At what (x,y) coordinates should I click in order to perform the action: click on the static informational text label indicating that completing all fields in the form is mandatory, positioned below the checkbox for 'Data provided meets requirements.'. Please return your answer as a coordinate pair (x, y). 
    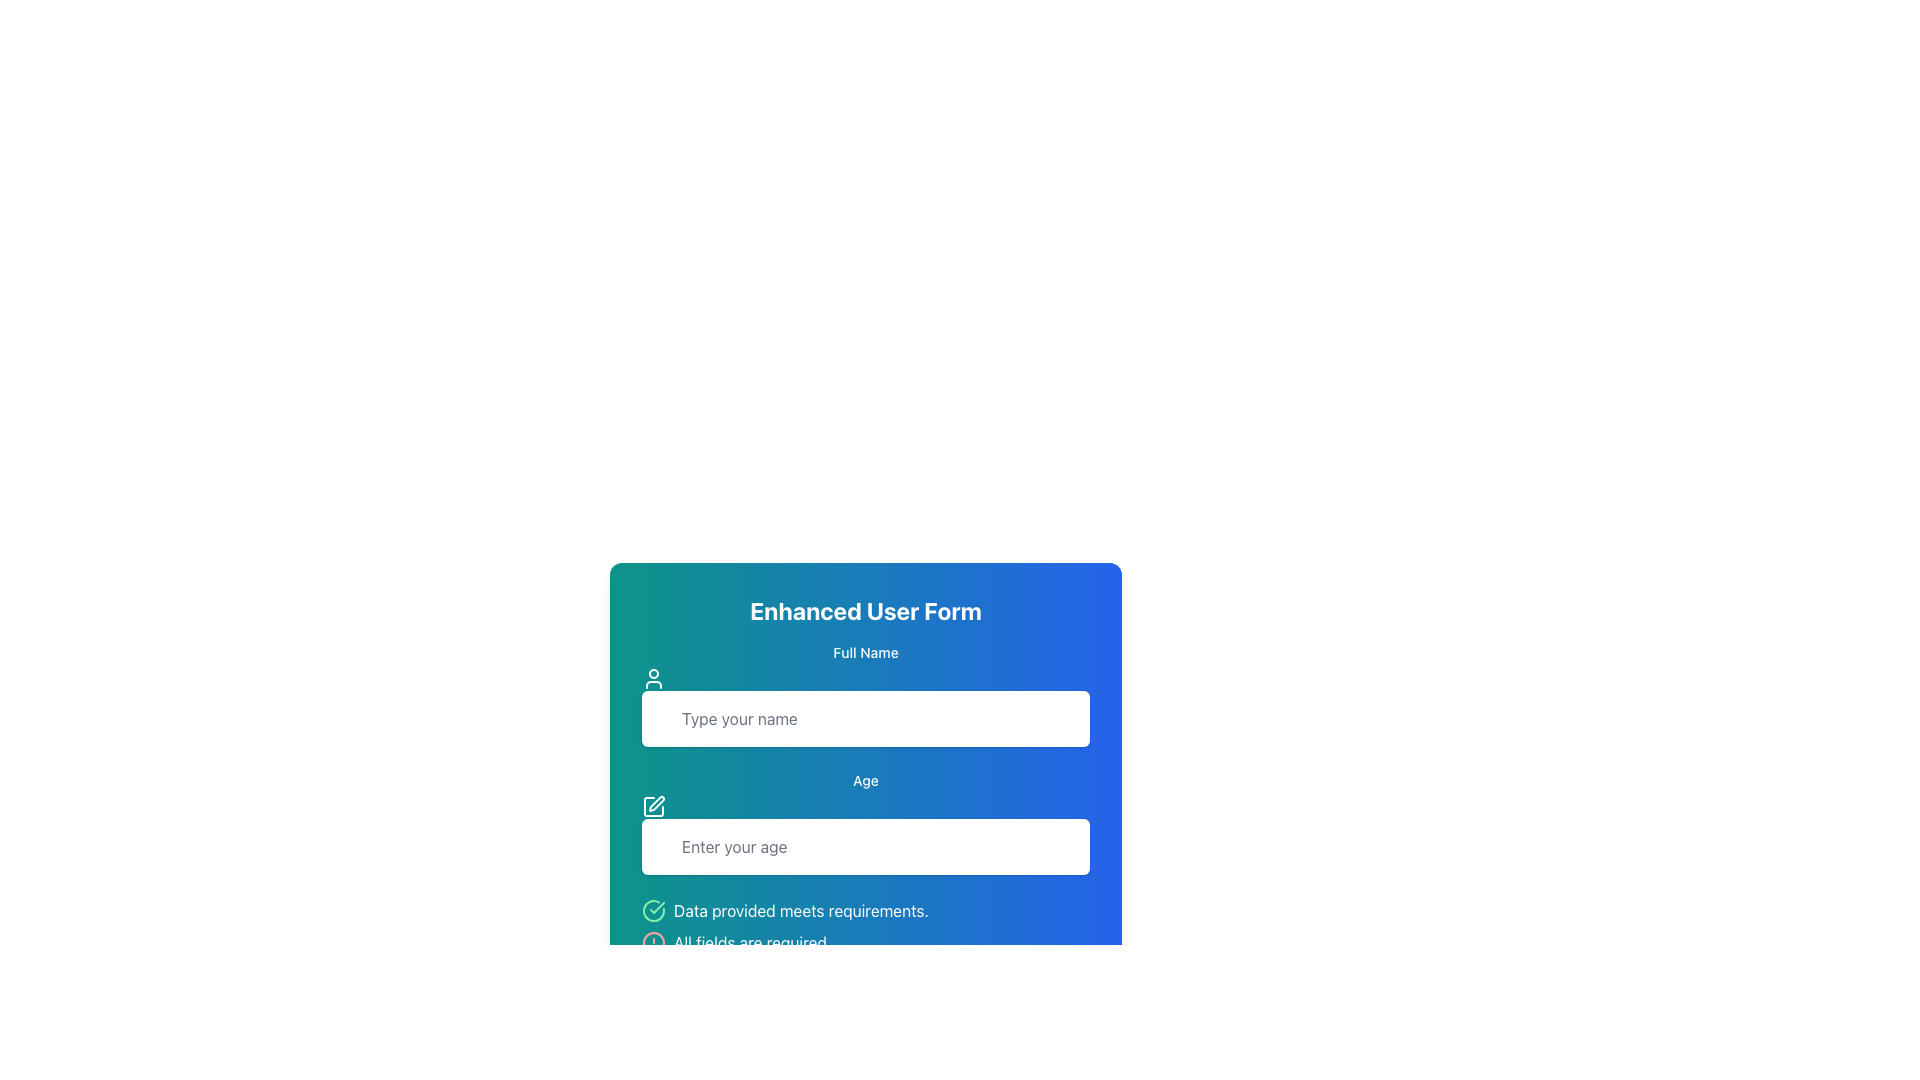
    Looking at the image, I should click on (751, 942).